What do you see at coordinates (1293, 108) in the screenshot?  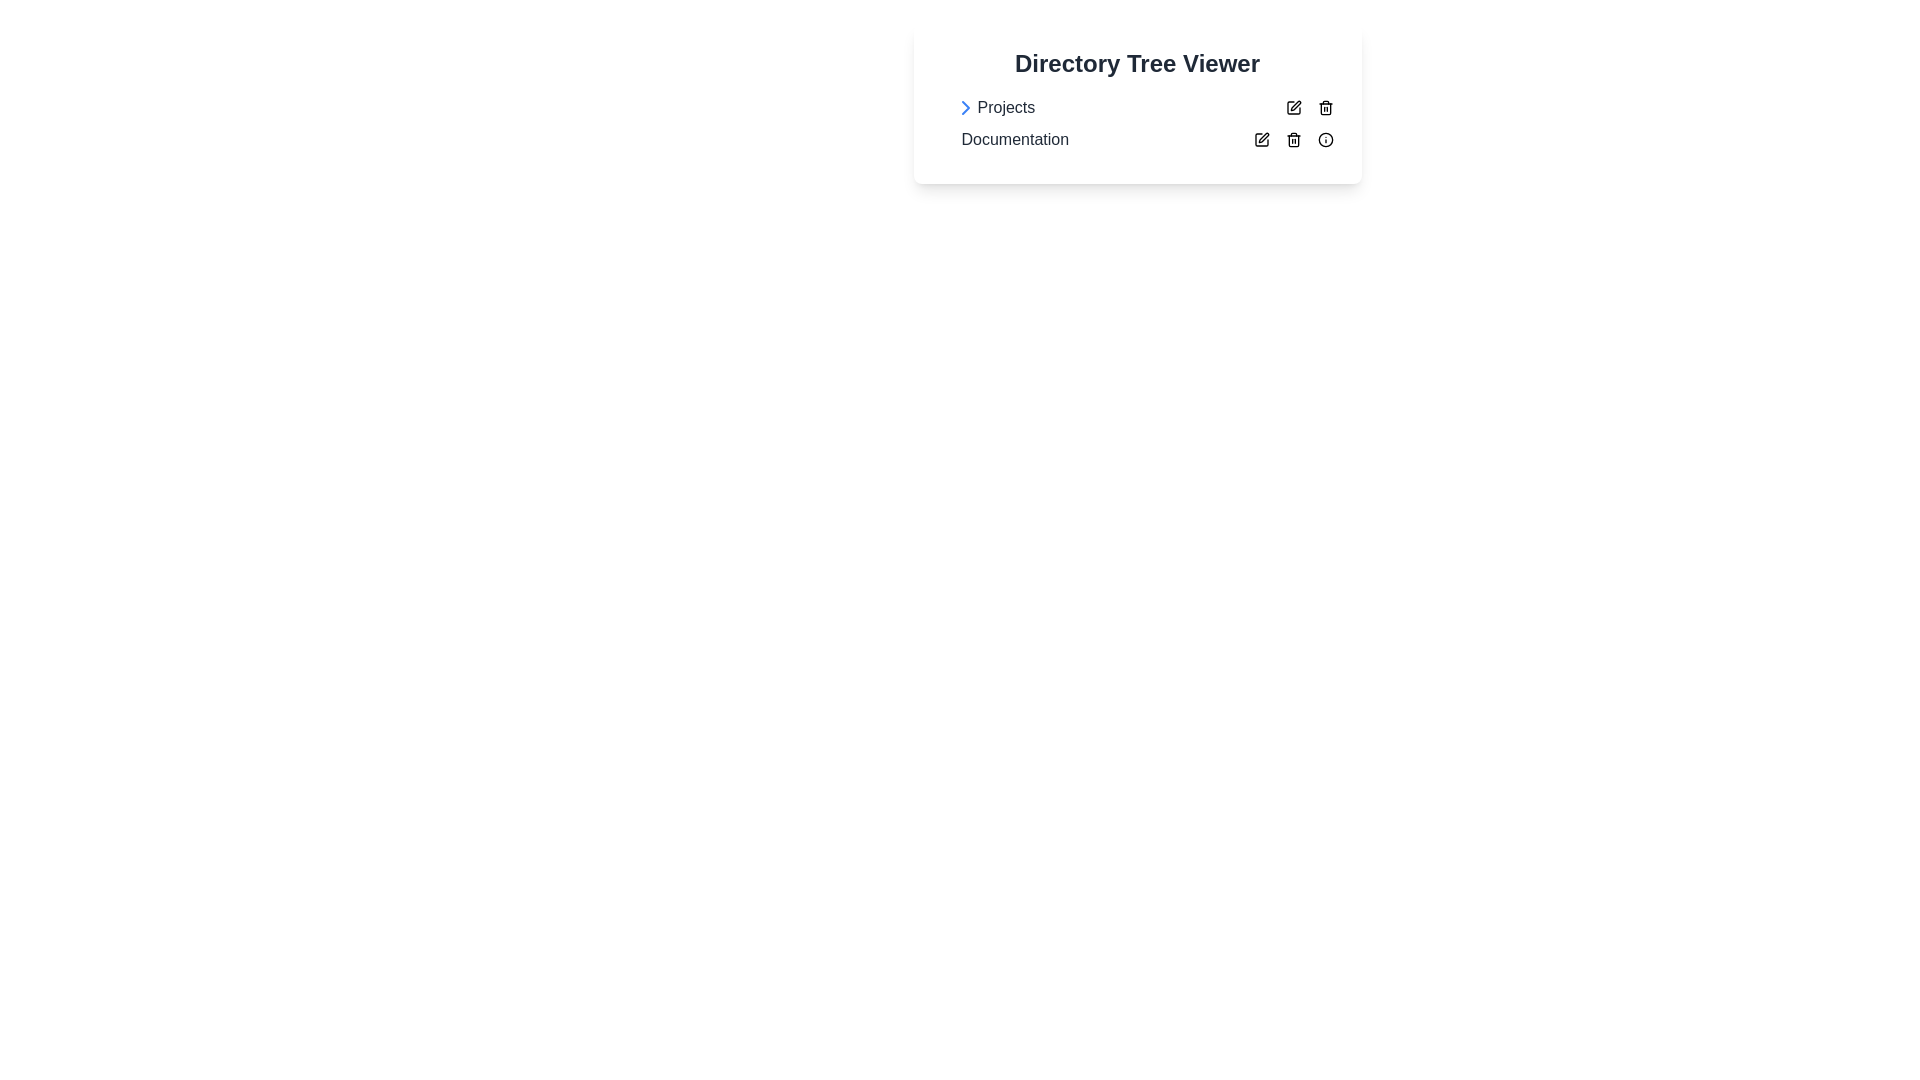 I see `the 'Edit' button located in the upper-right corner of the 'Directory Tree Viewer' card` at bounding box center [1293, 108].